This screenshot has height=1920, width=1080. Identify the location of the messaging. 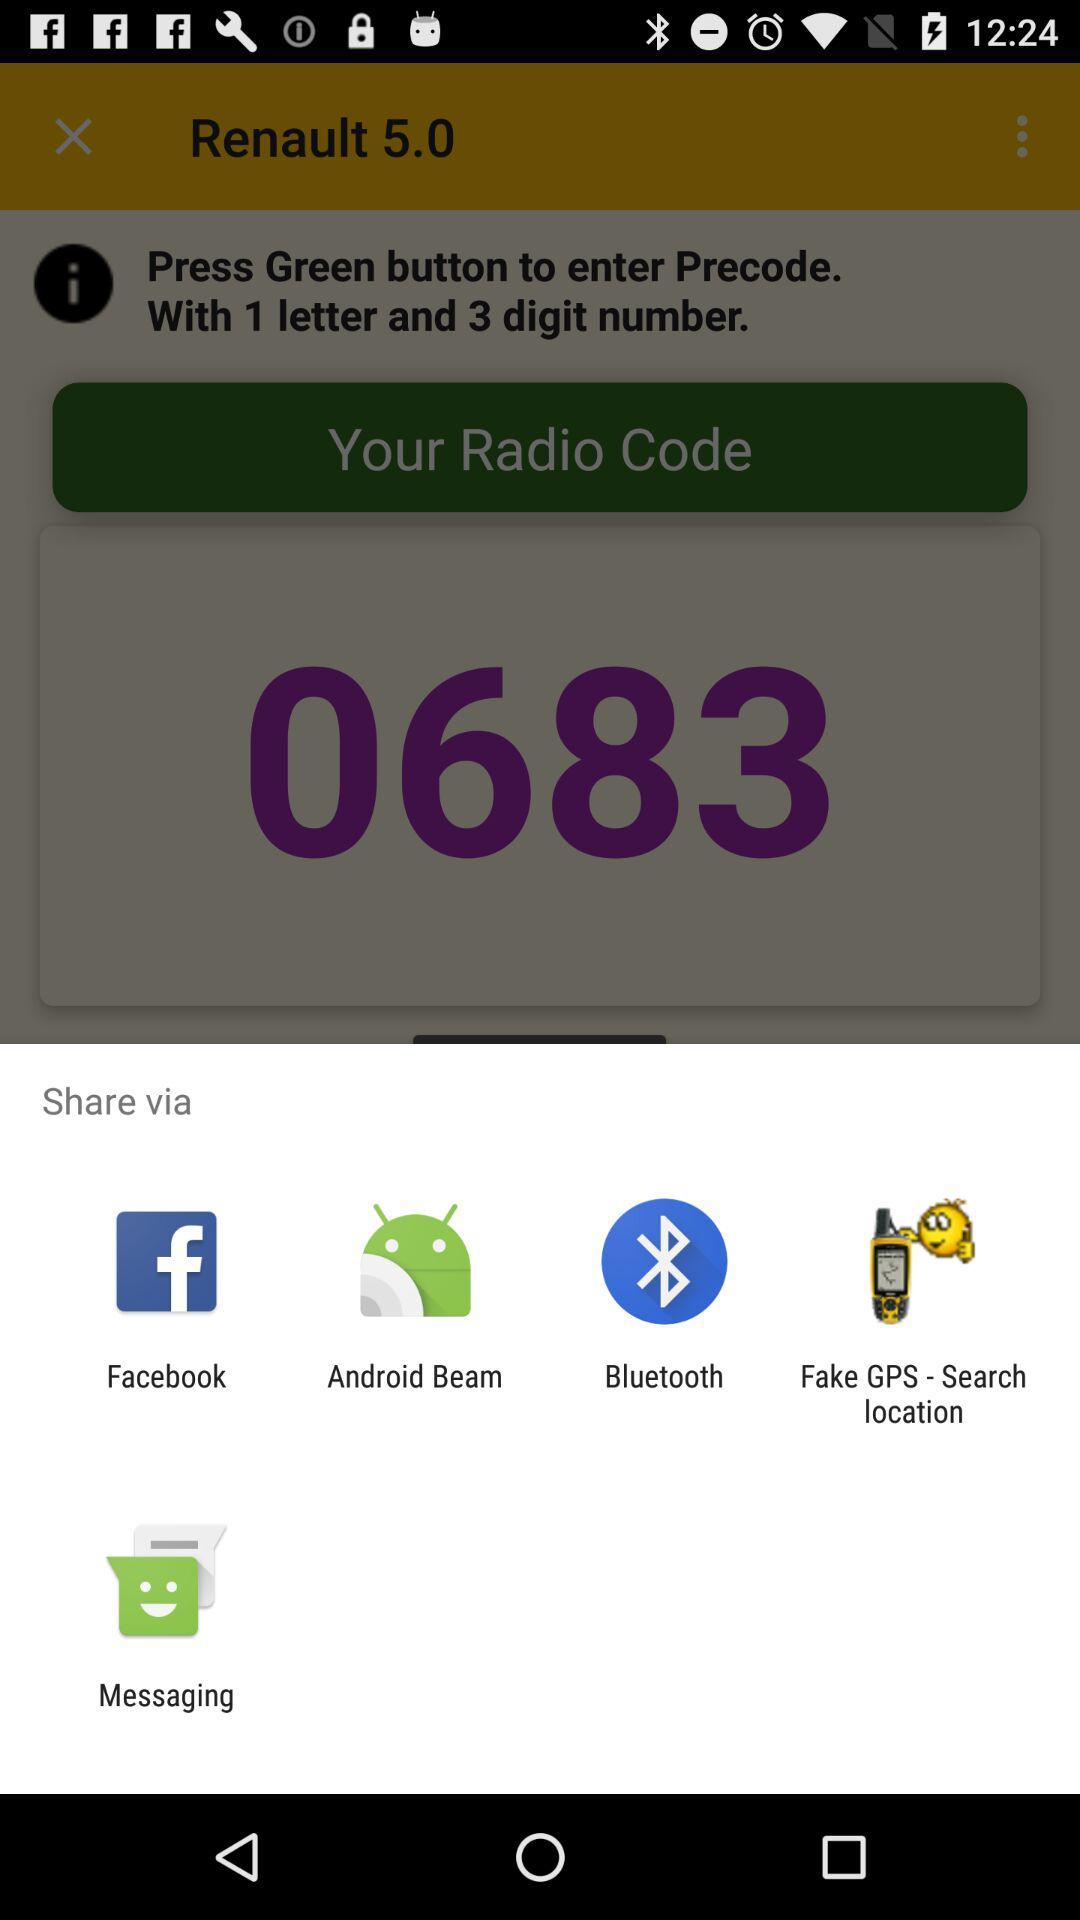
(165, 1711).